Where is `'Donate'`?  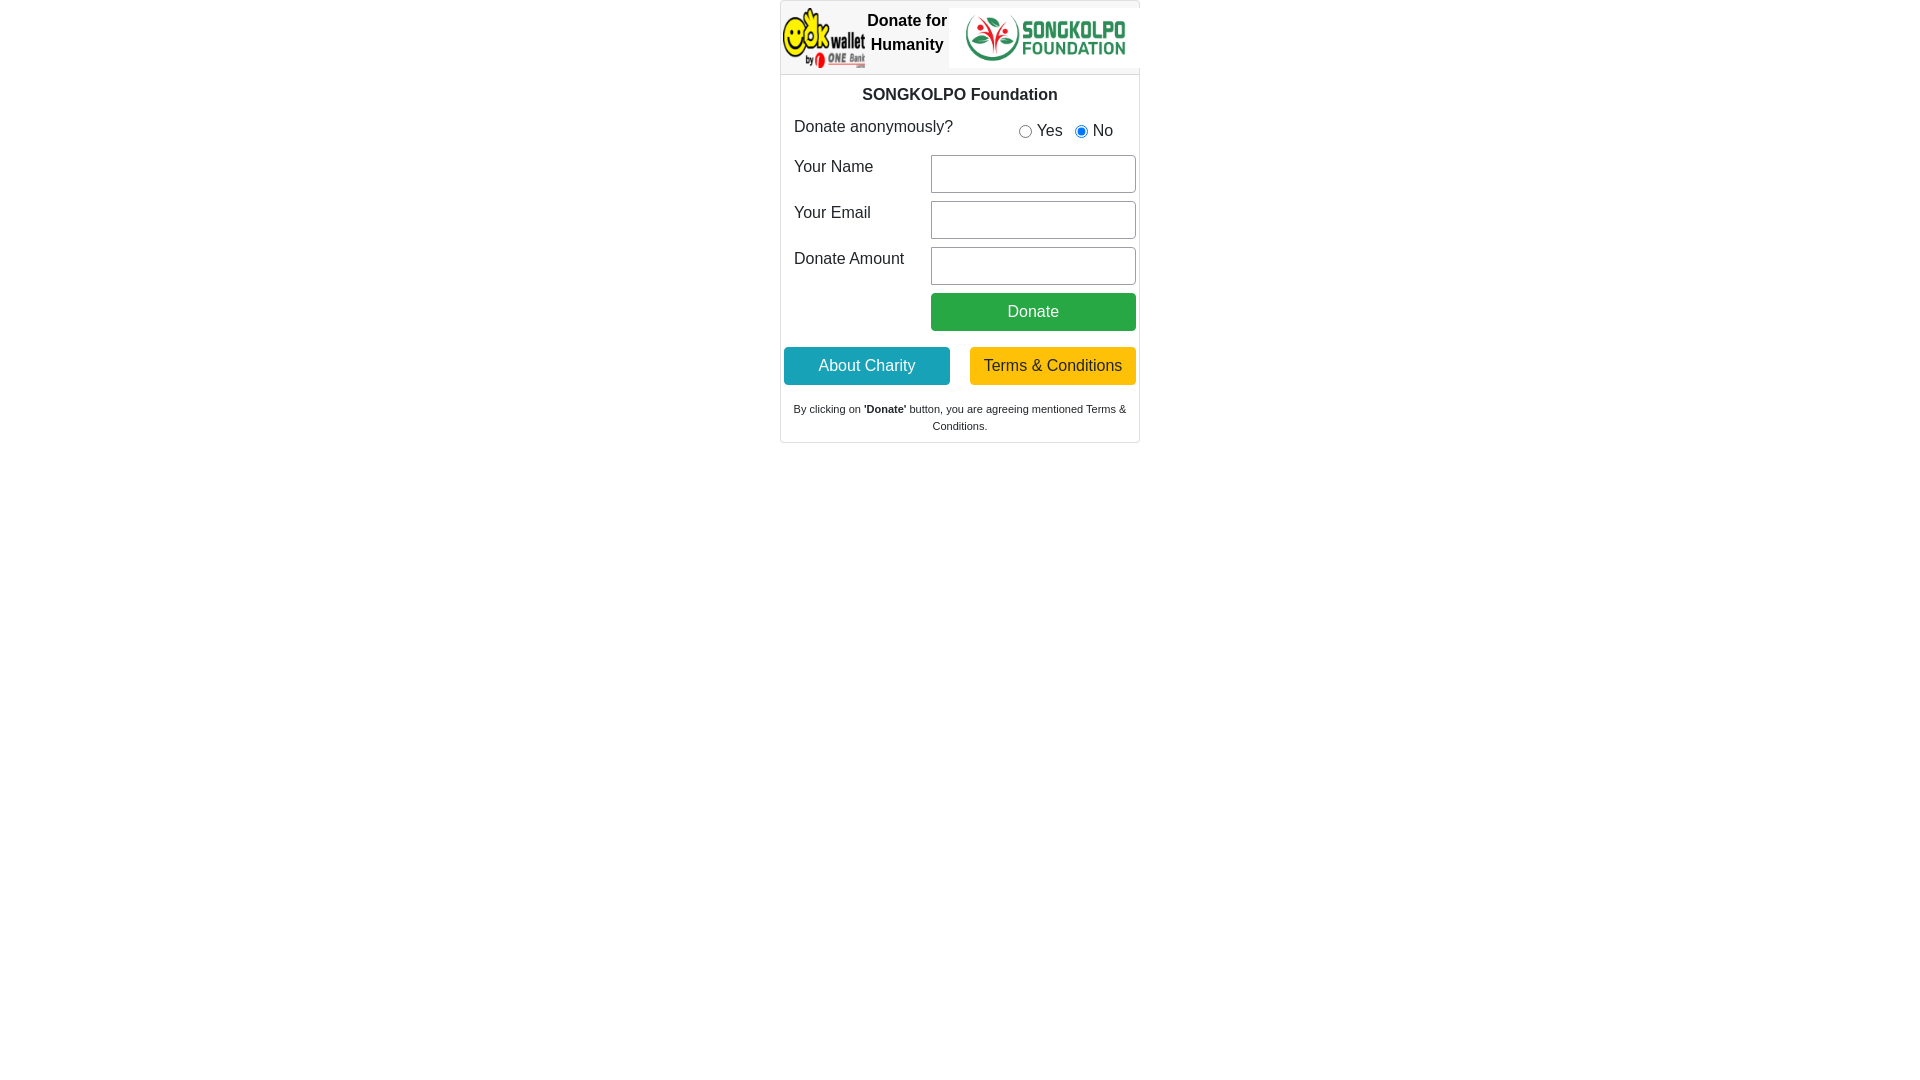
'Donate' is located at coordinates (1033, 312).